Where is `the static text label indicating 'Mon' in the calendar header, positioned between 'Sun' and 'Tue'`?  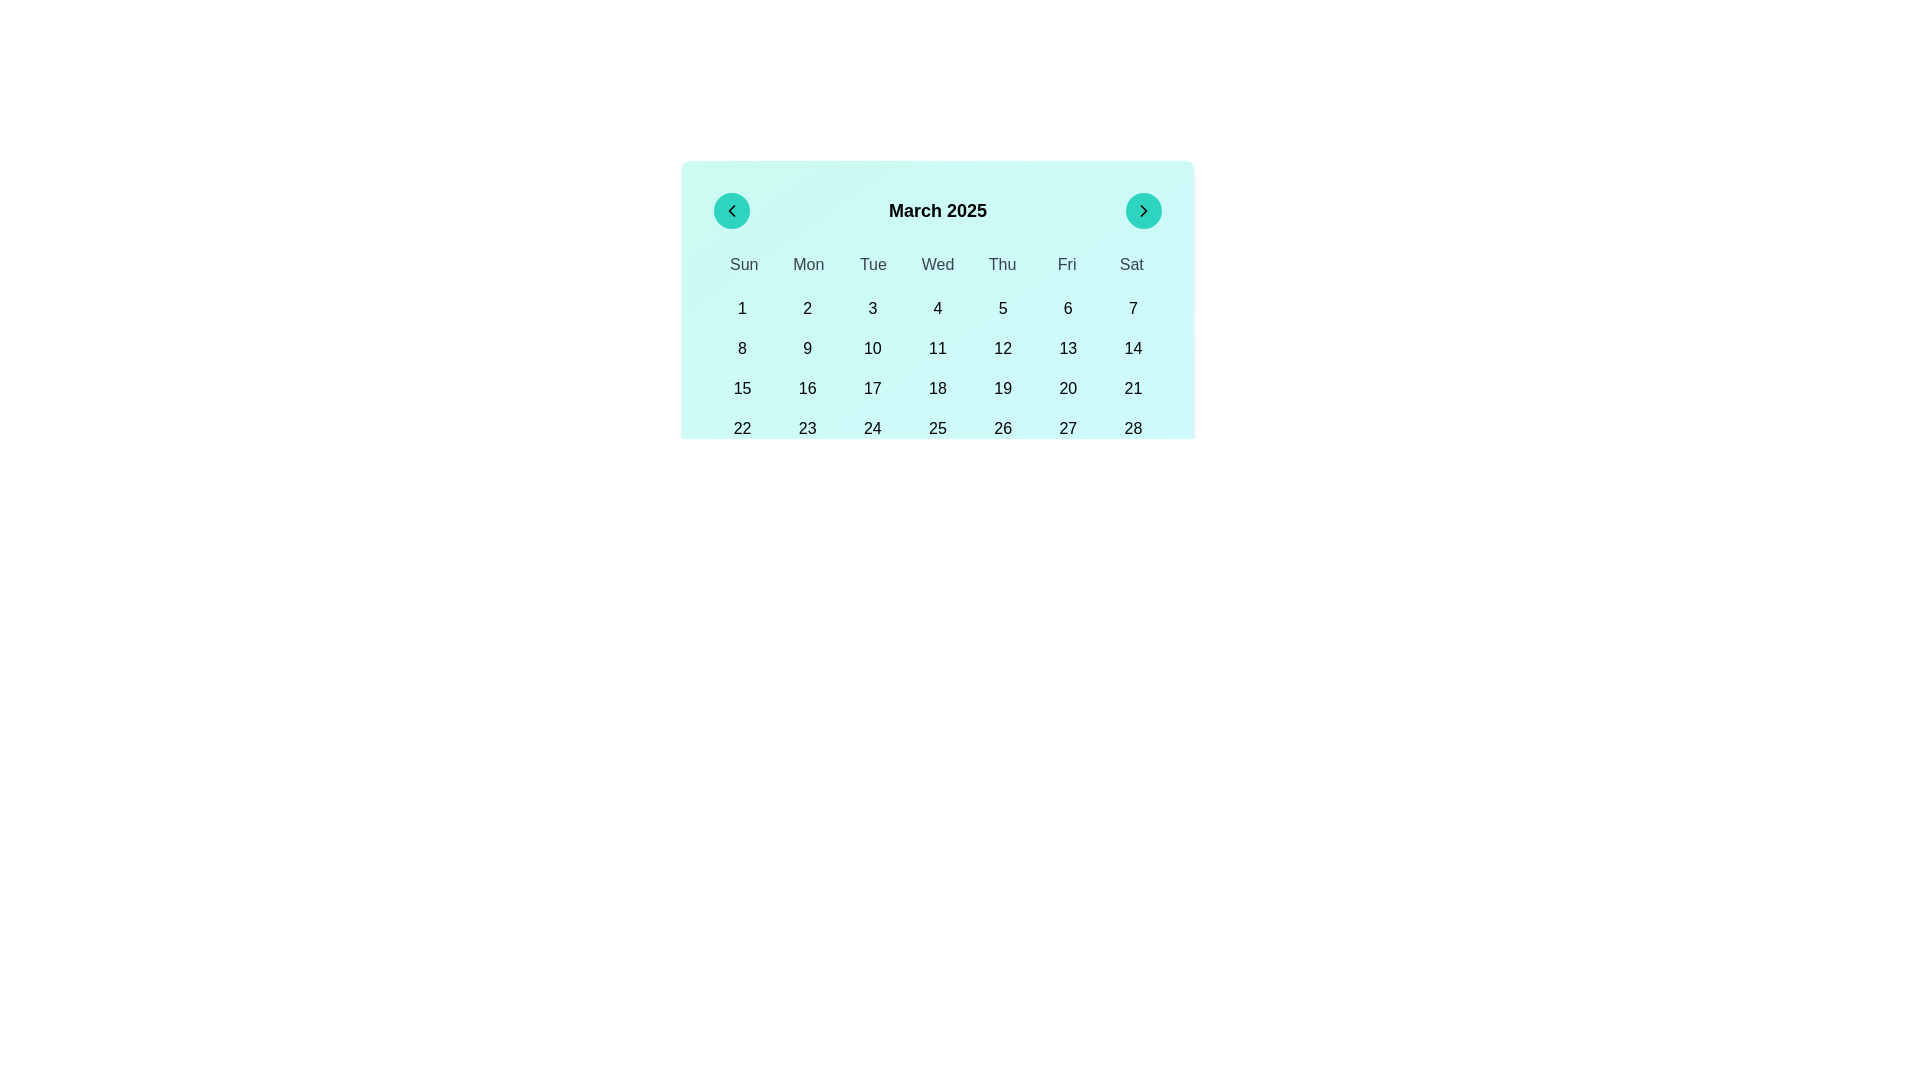 the static text label indicating 'Mon' in the calendar header, positioned between 'Sun' and 'Tue' is located at coordinates (808, 264).